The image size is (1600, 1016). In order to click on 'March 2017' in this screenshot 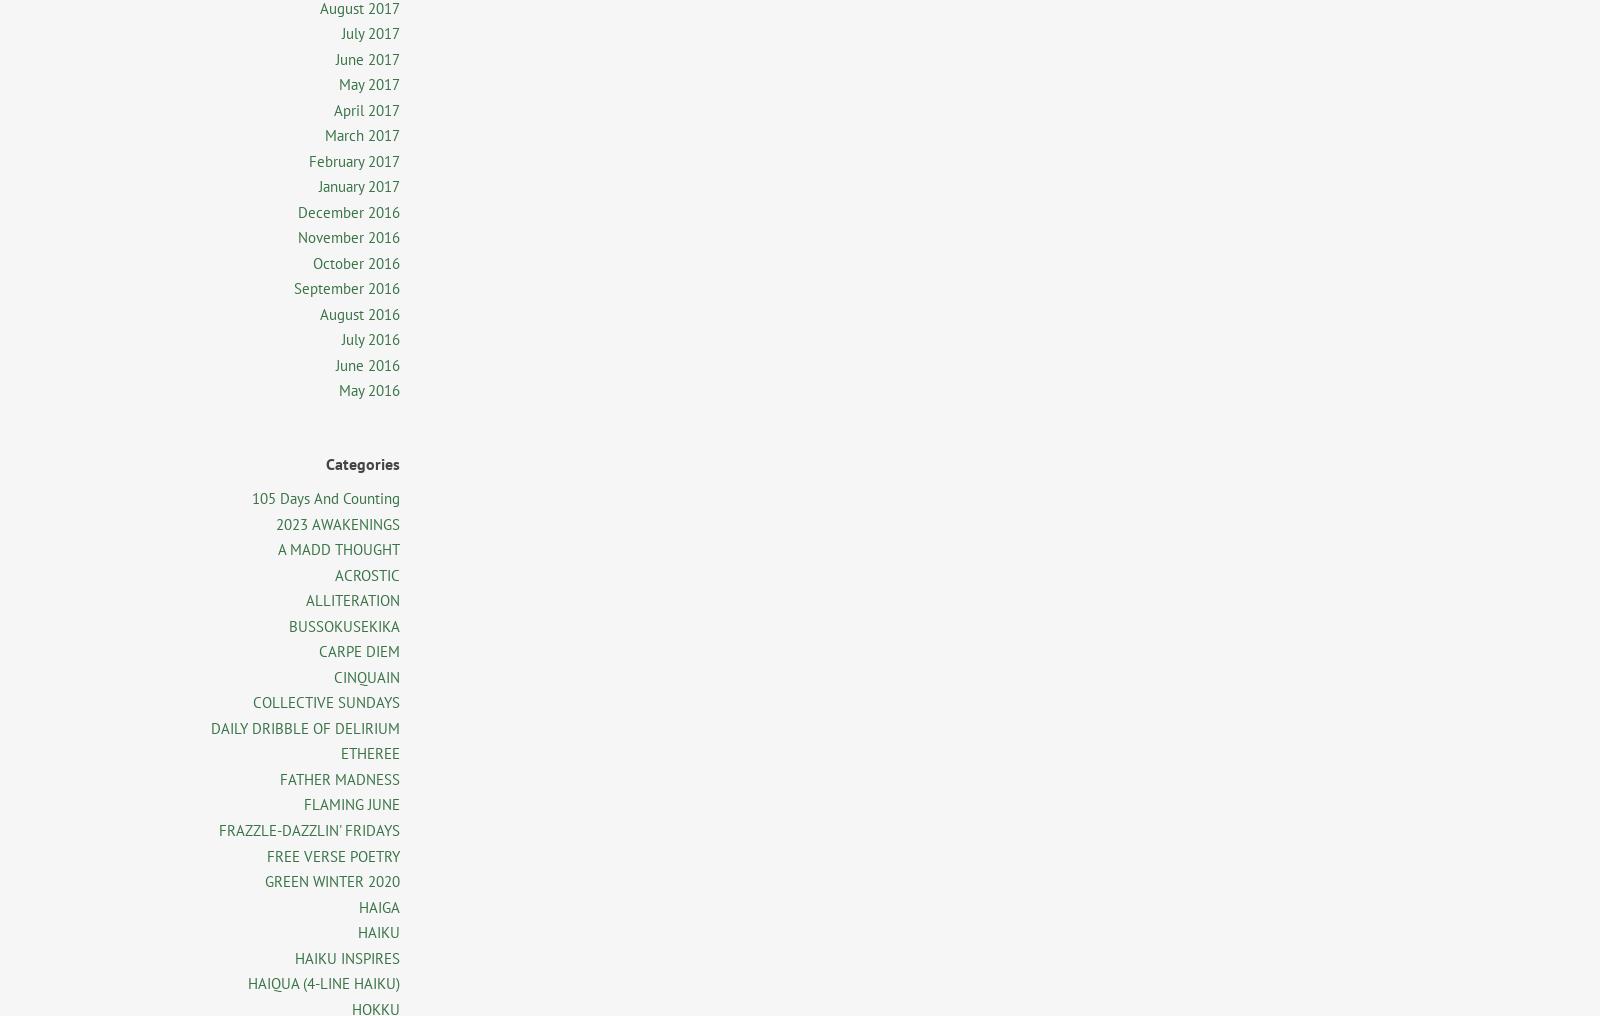, I will do `click(362, 134)`.